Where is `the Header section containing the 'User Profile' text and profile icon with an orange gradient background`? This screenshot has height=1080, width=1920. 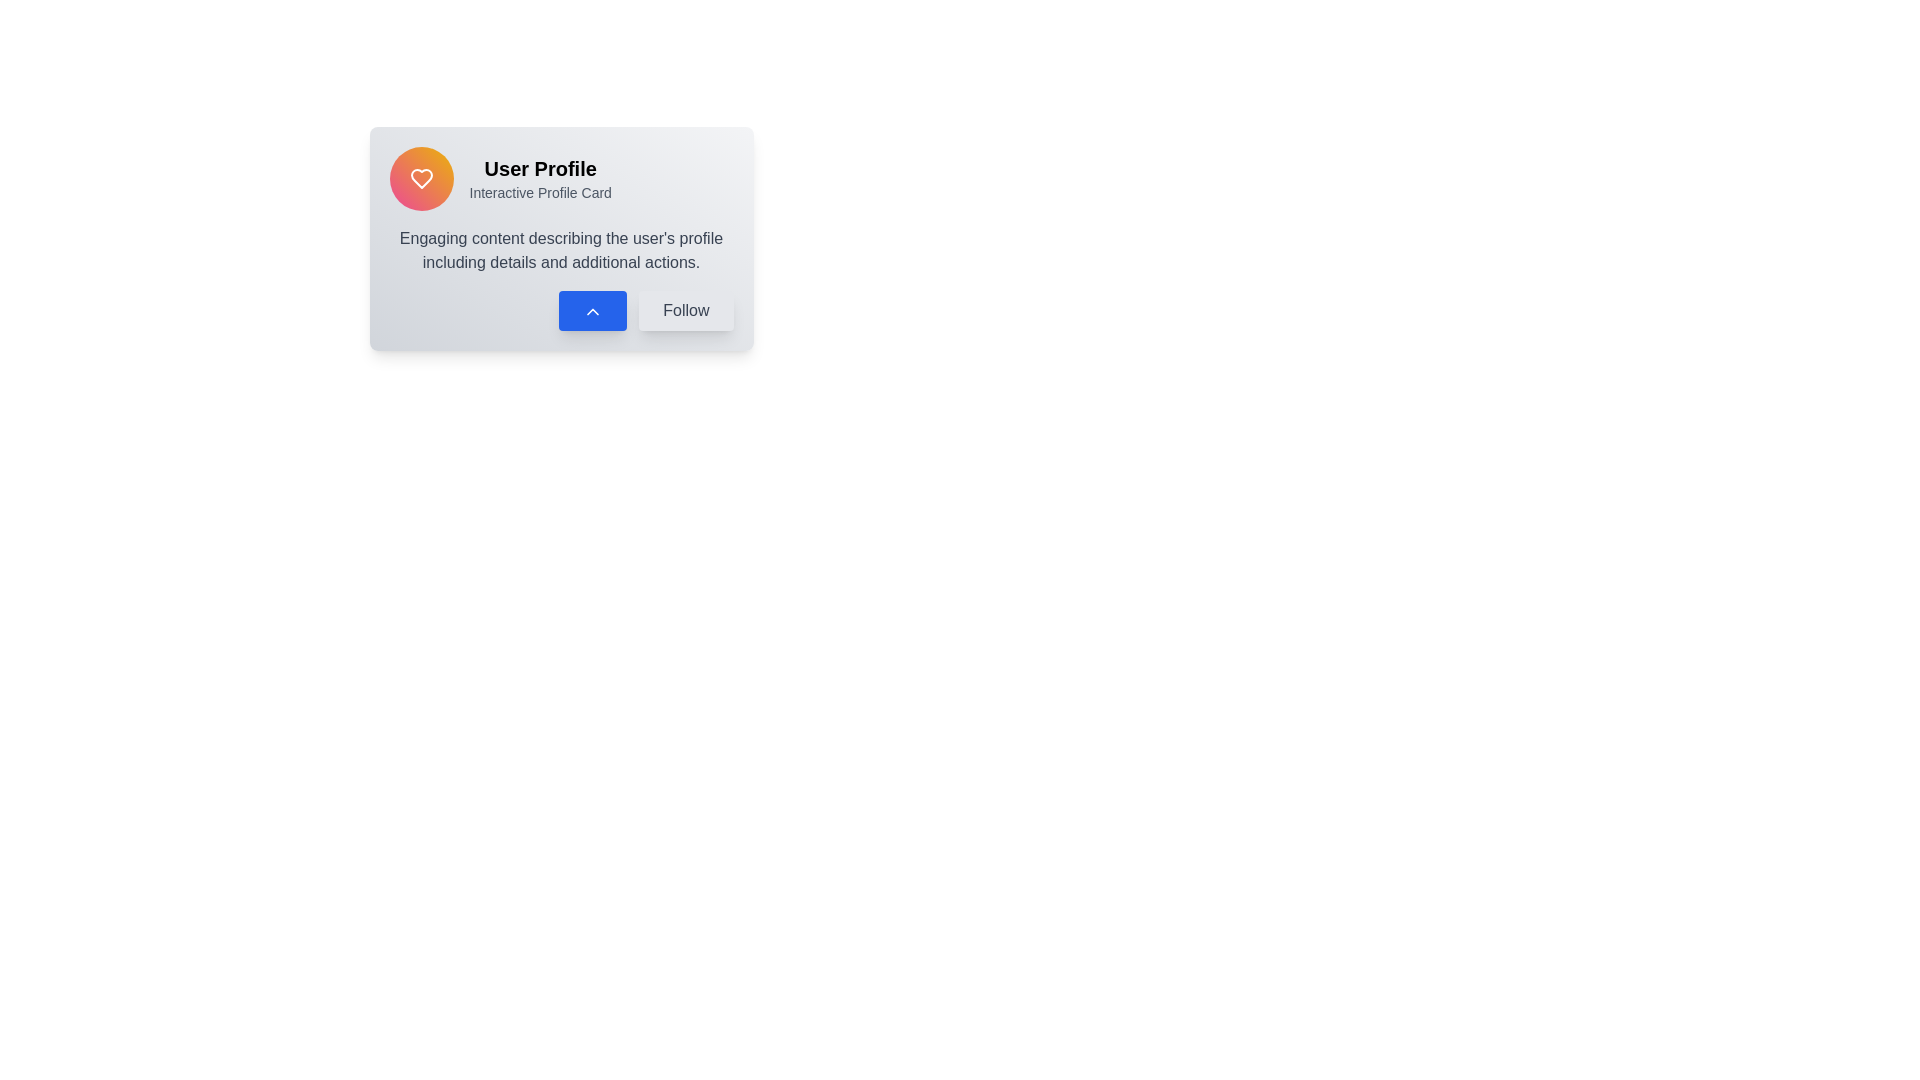 the Header section containing the 'User Profile' text and profile icon with an orange gradient background is located at coordinates (560, 177).